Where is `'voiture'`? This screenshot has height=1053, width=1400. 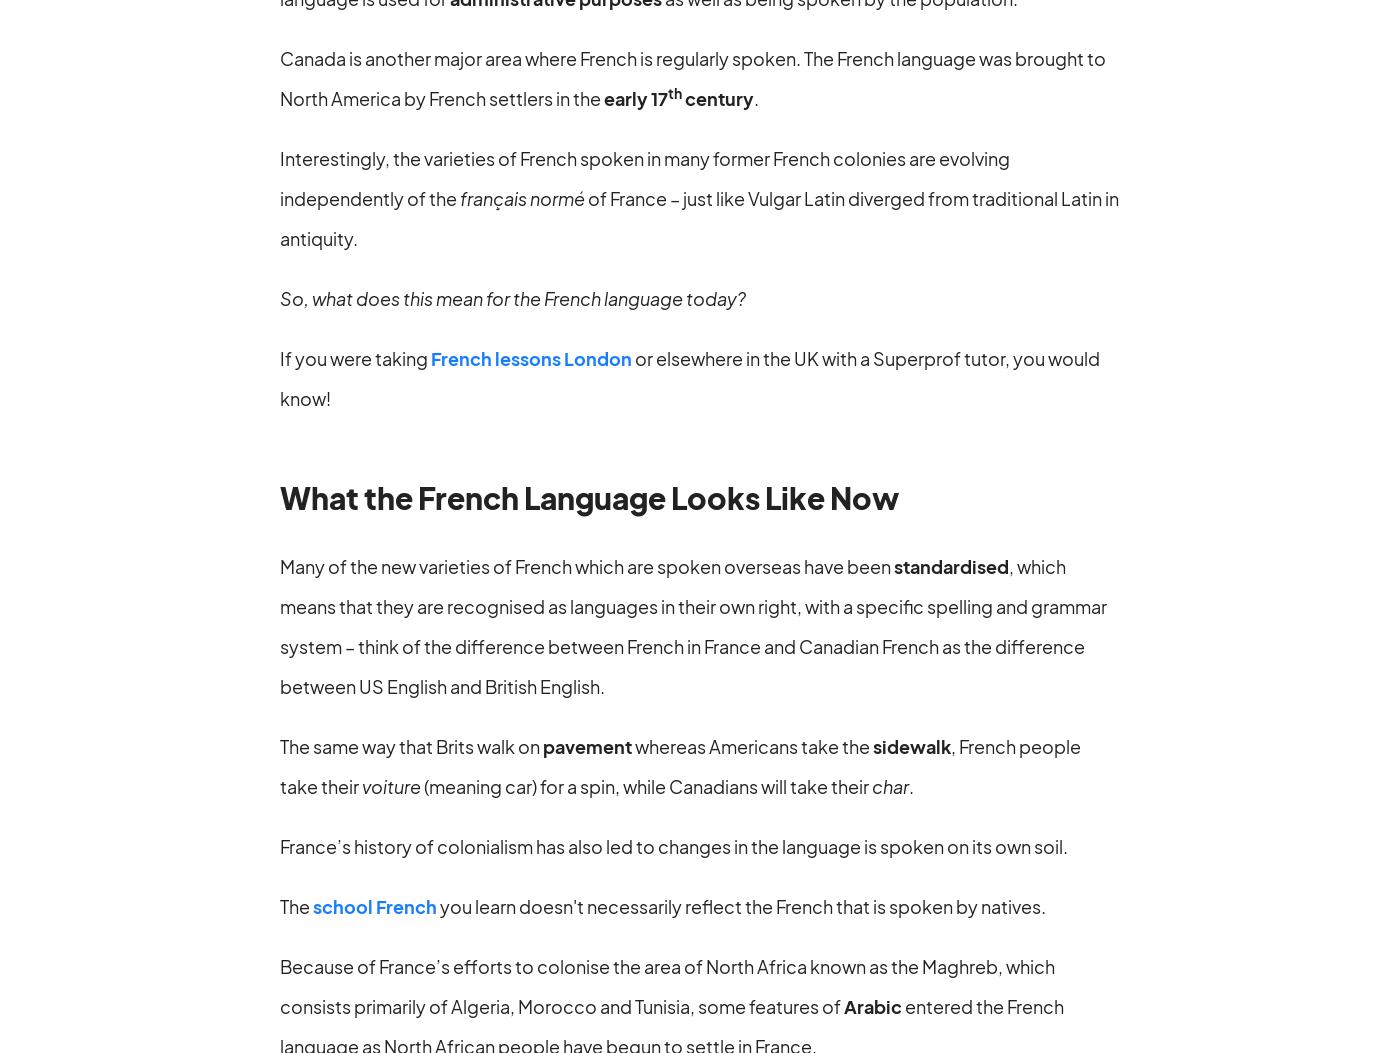
'voiture' is located at coordinates (392, 785).